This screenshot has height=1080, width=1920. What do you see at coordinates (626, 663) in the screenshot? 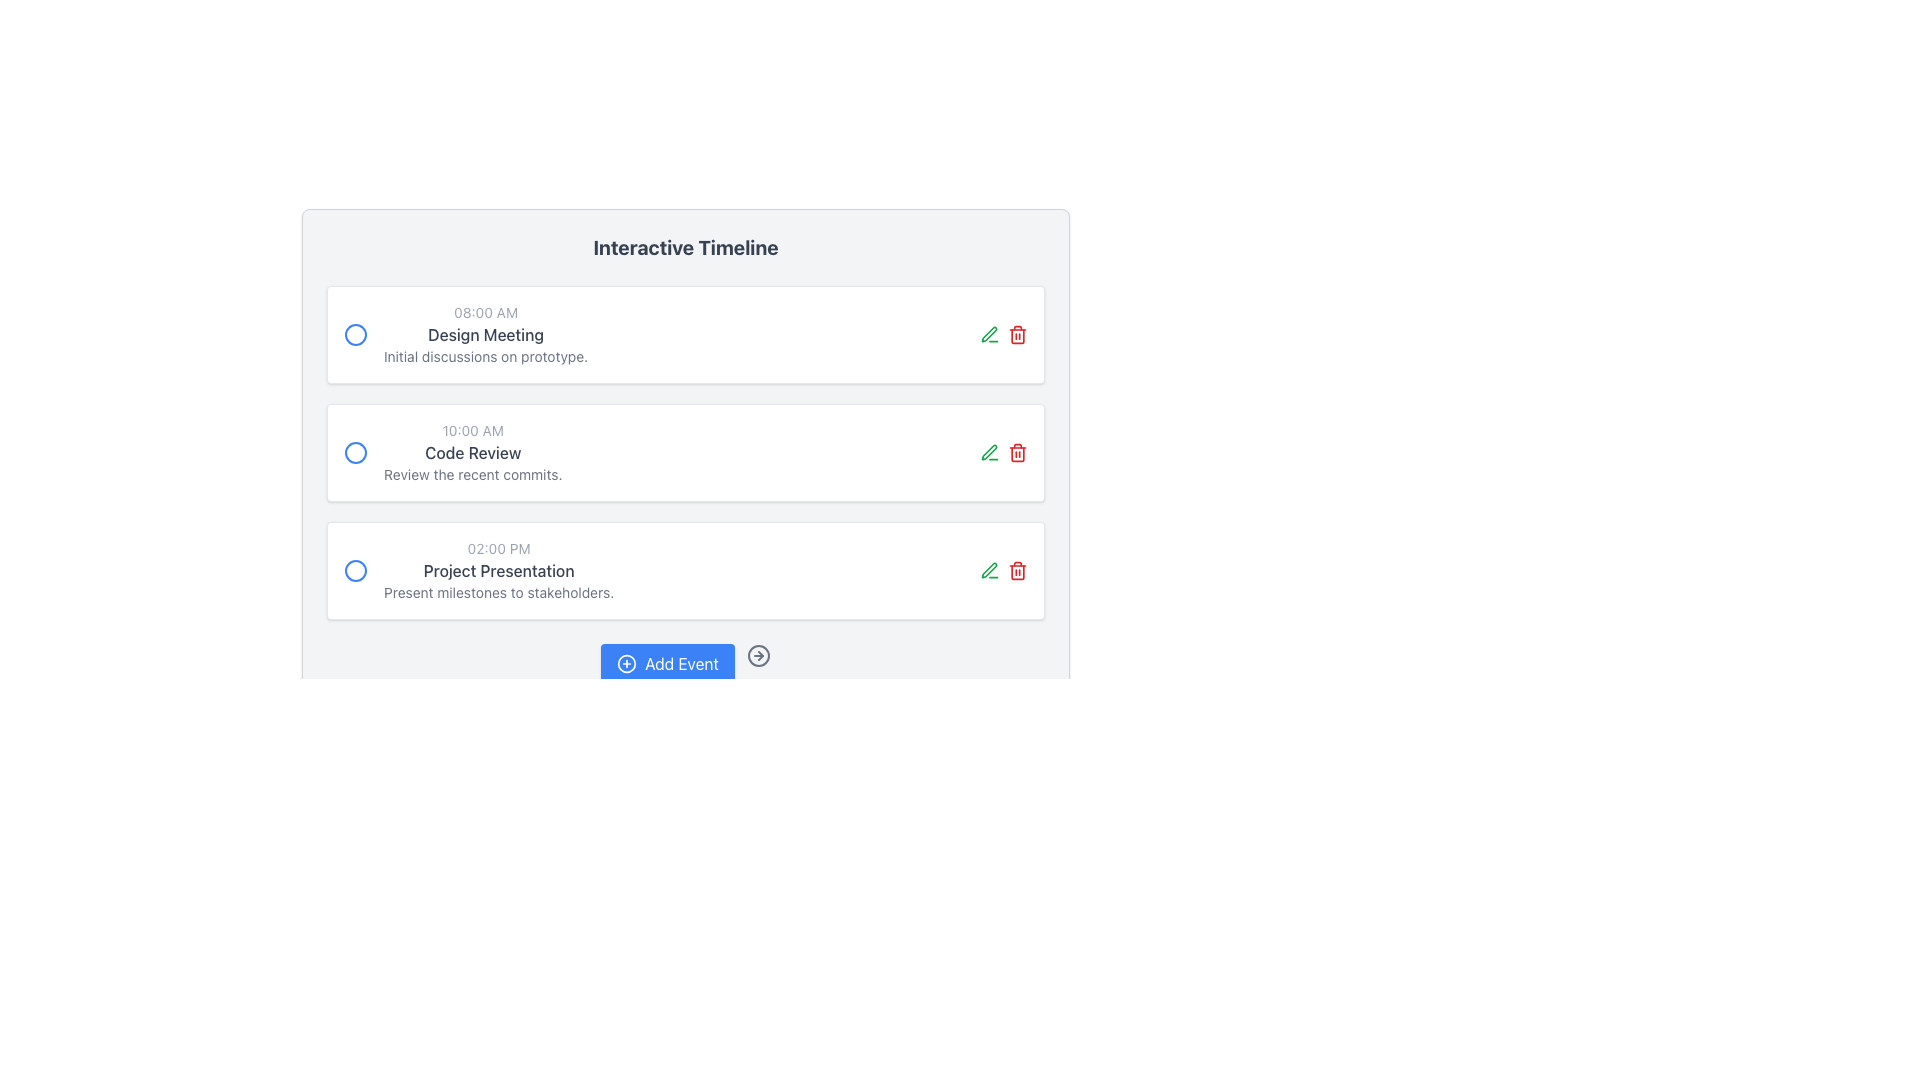
I see `the decorative circular icon within the 'Add Event' button located at the bottom of the timeline interface` at bounding box center [626, 663].